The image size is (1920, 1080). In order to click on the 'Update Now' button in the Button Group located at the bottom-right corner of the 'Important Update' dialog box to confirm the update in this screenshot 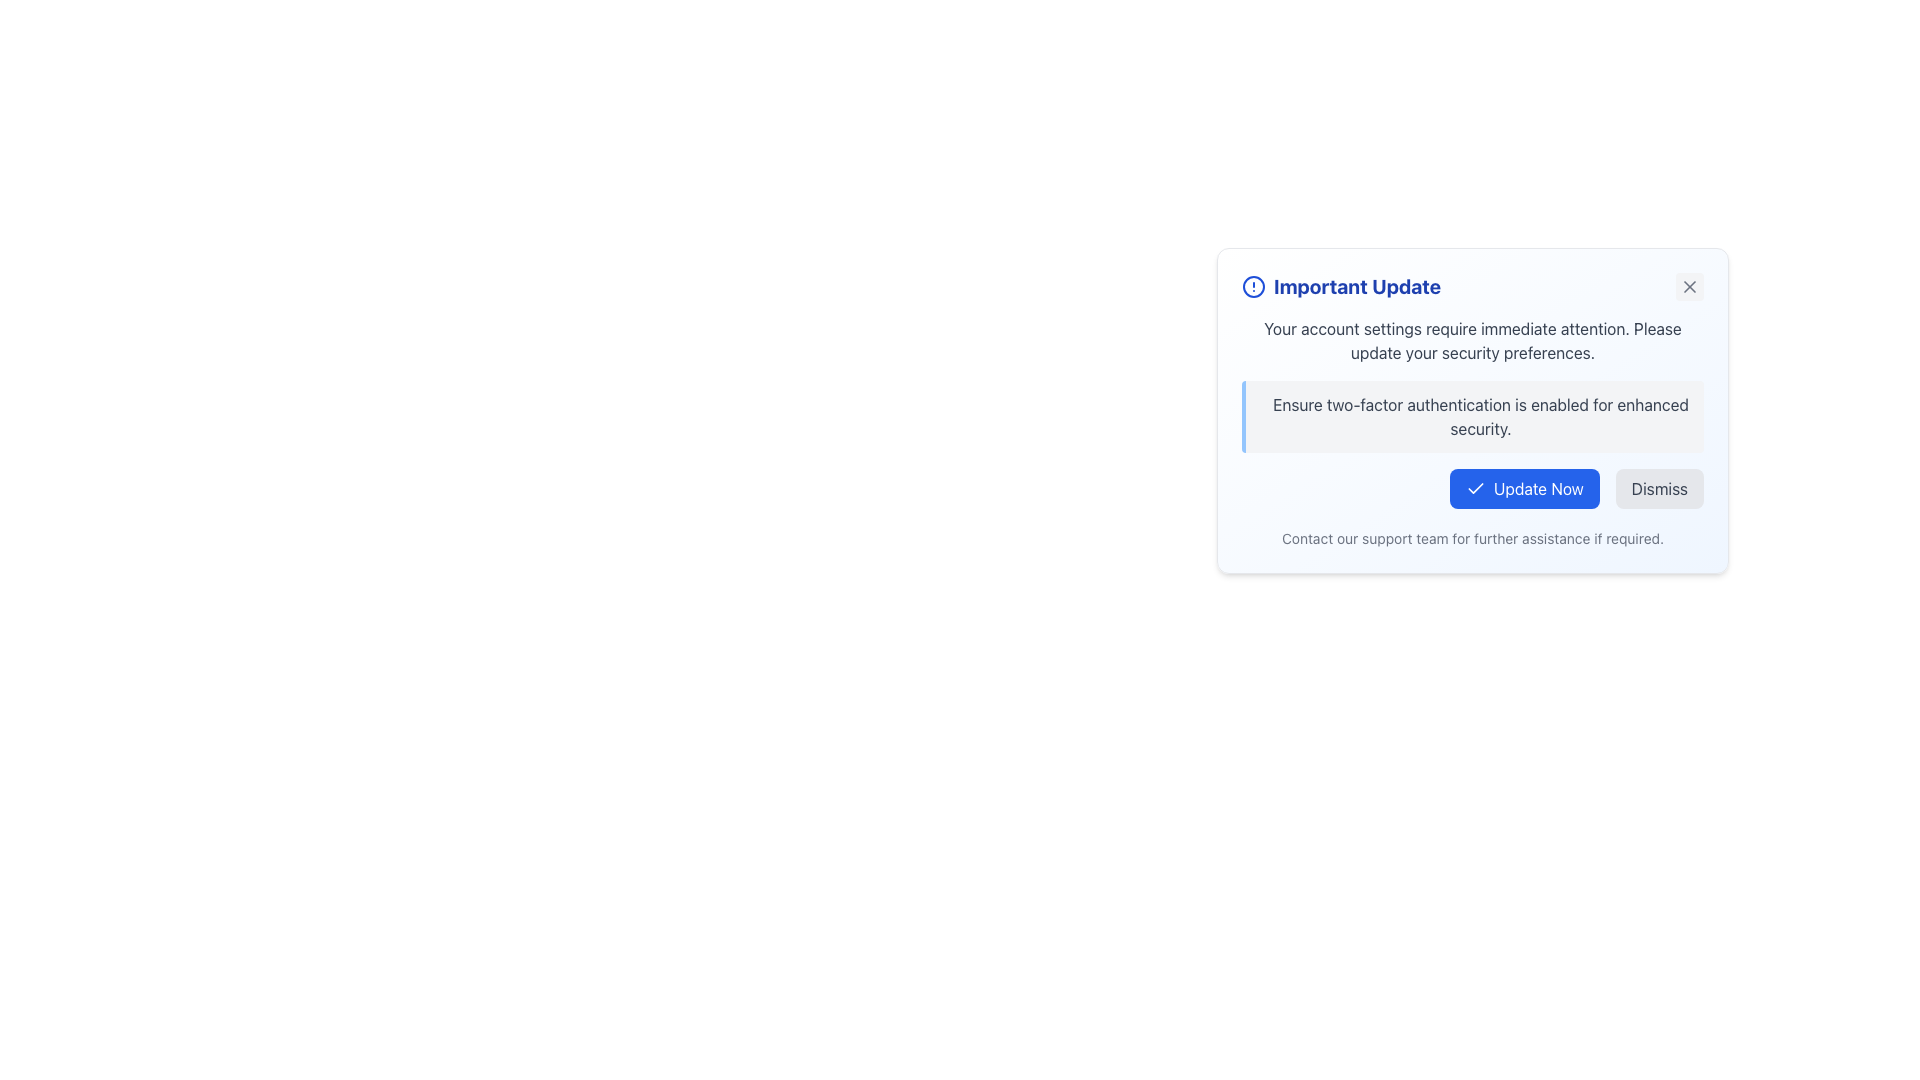, I will do `click(1473, 489)`.